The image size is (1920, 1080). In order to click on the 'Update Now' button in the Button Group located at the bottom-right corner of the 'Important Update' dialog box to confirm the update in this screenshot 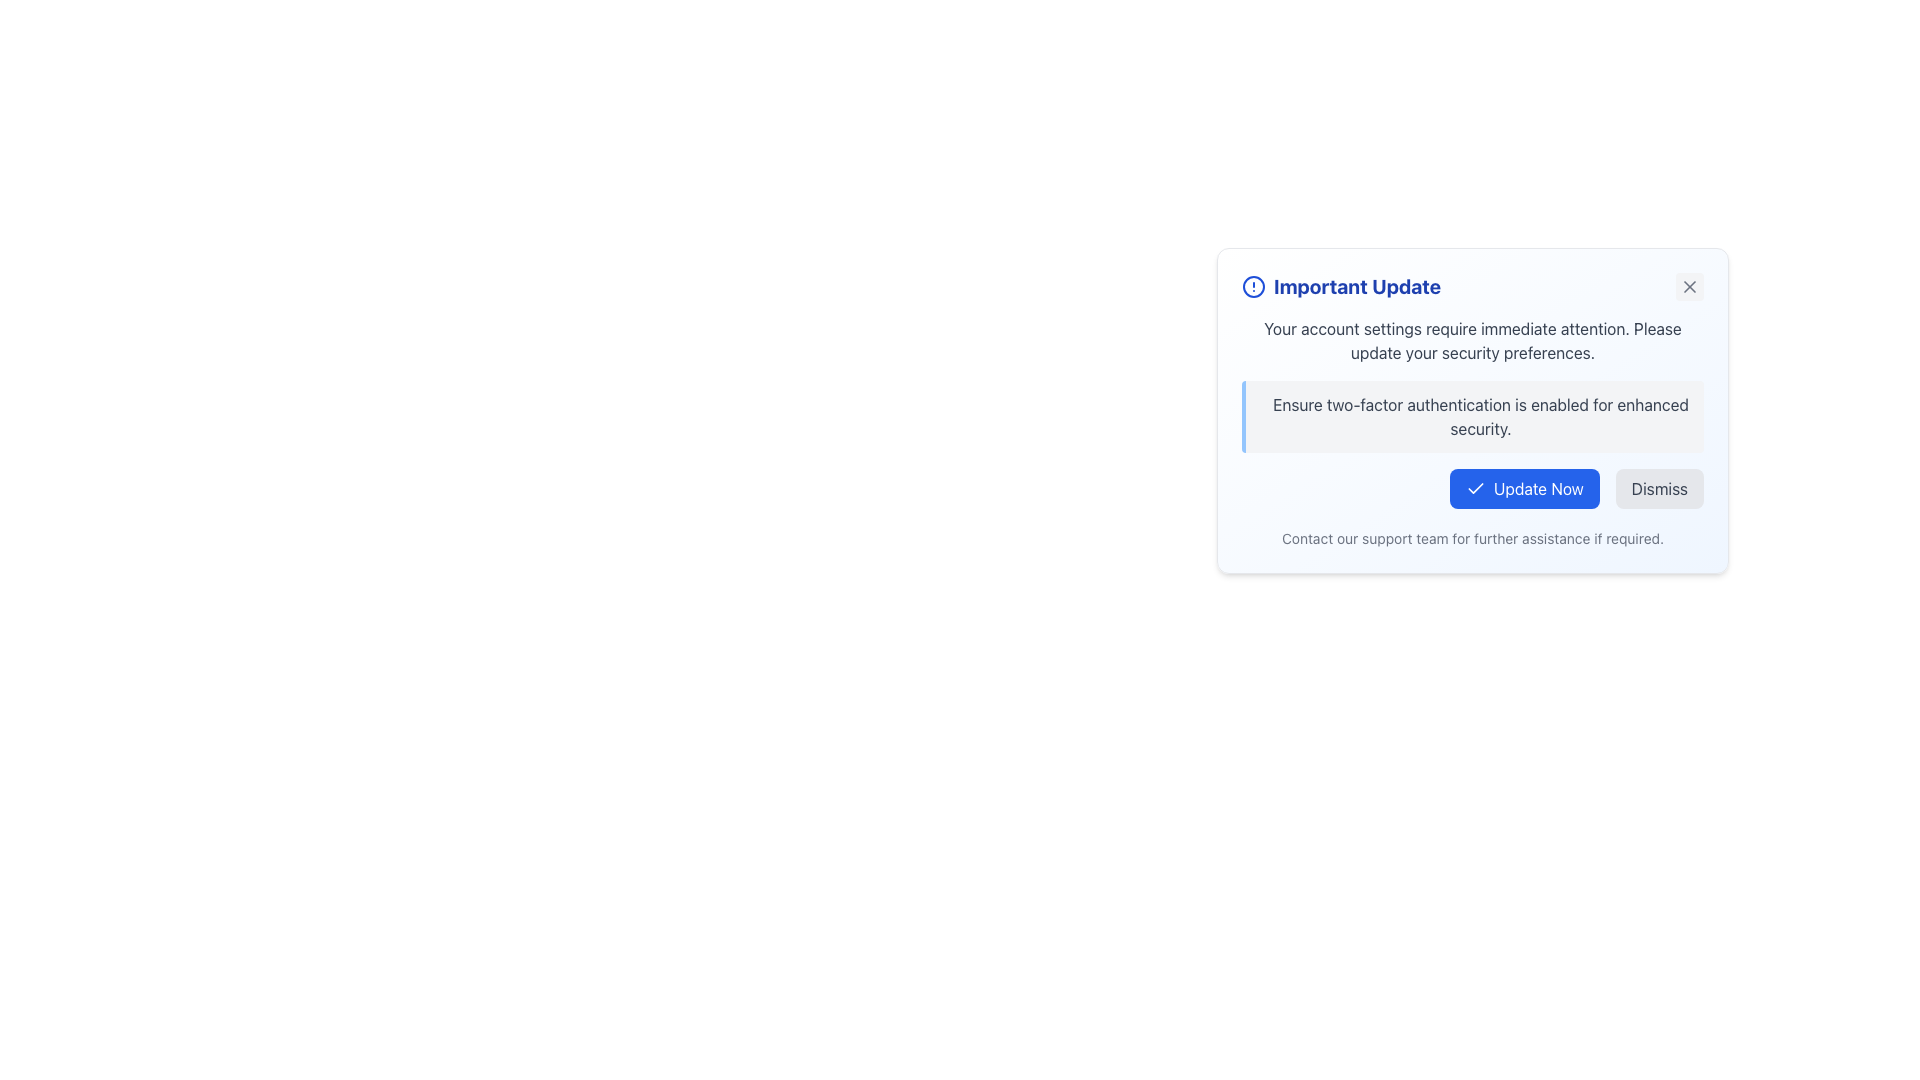, I will do `click(1473, 489)`.